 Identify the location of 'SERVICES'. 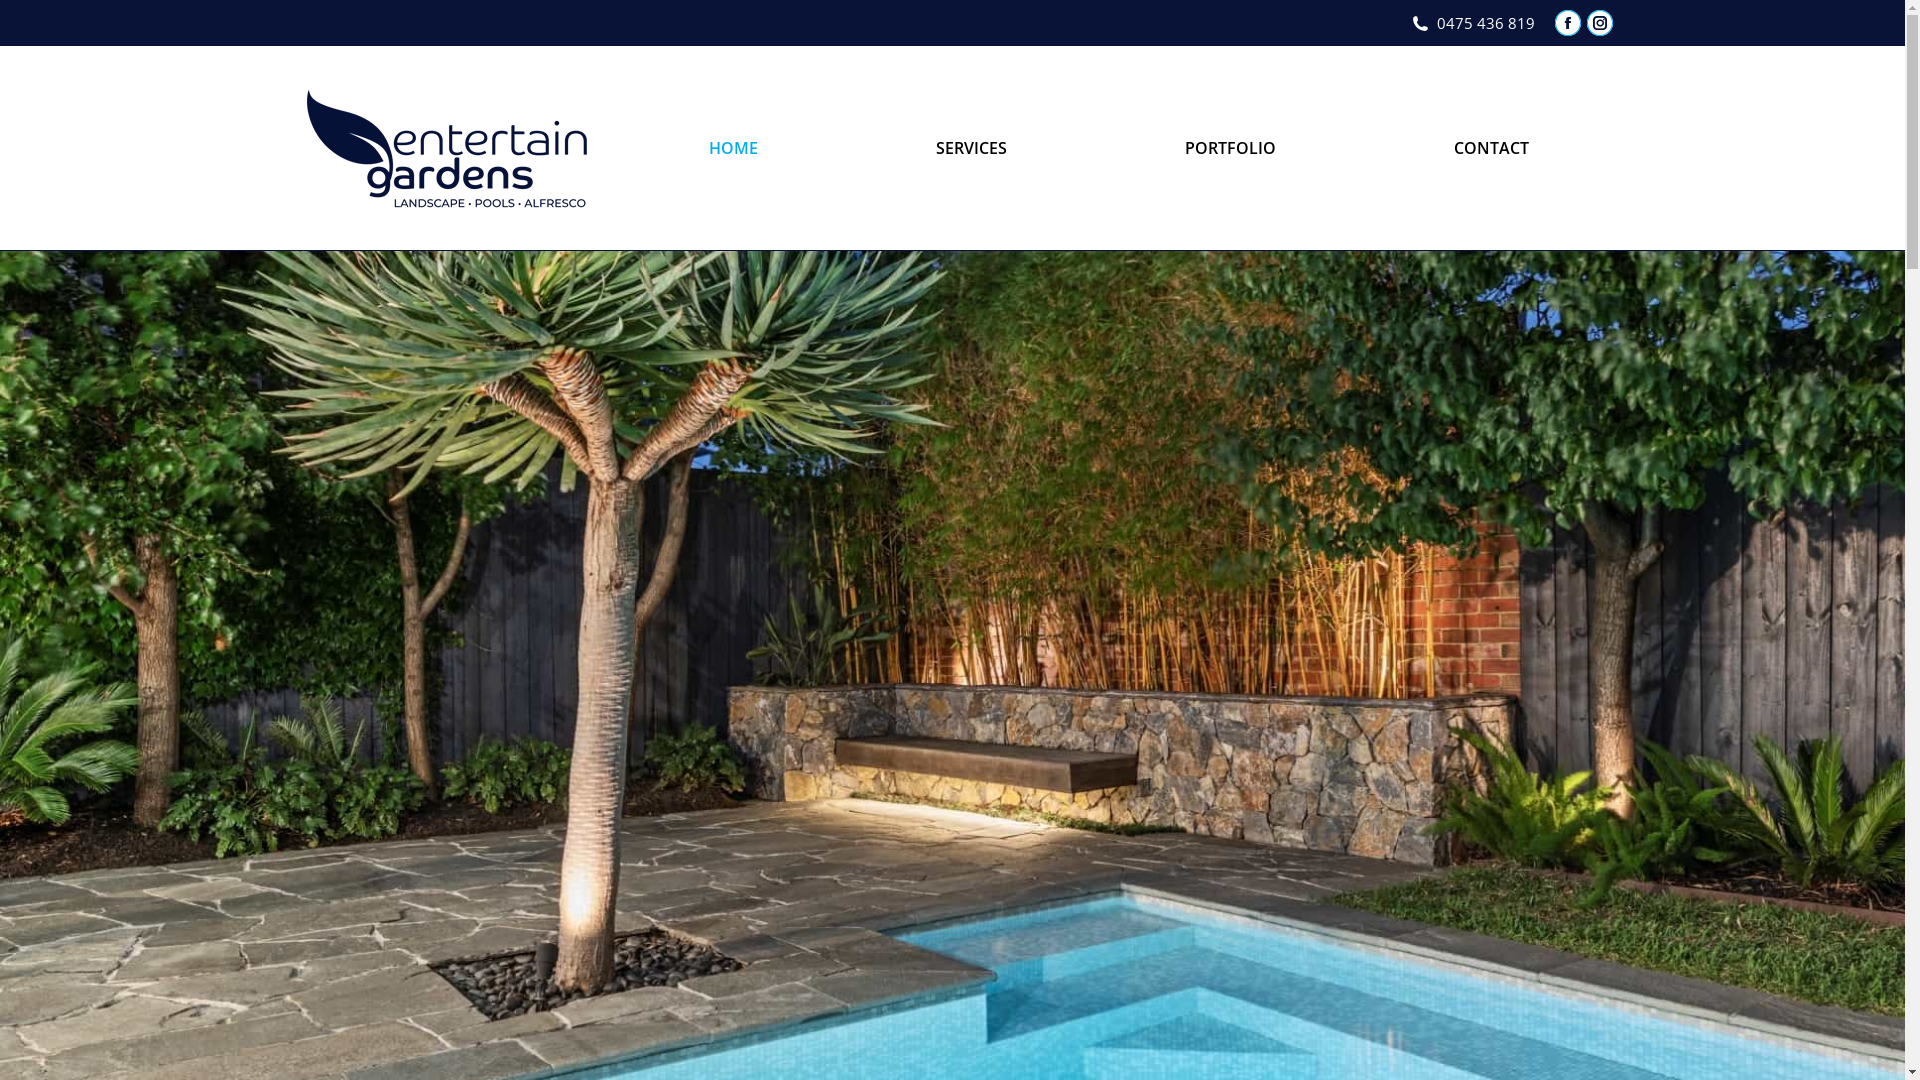
(971, 146).